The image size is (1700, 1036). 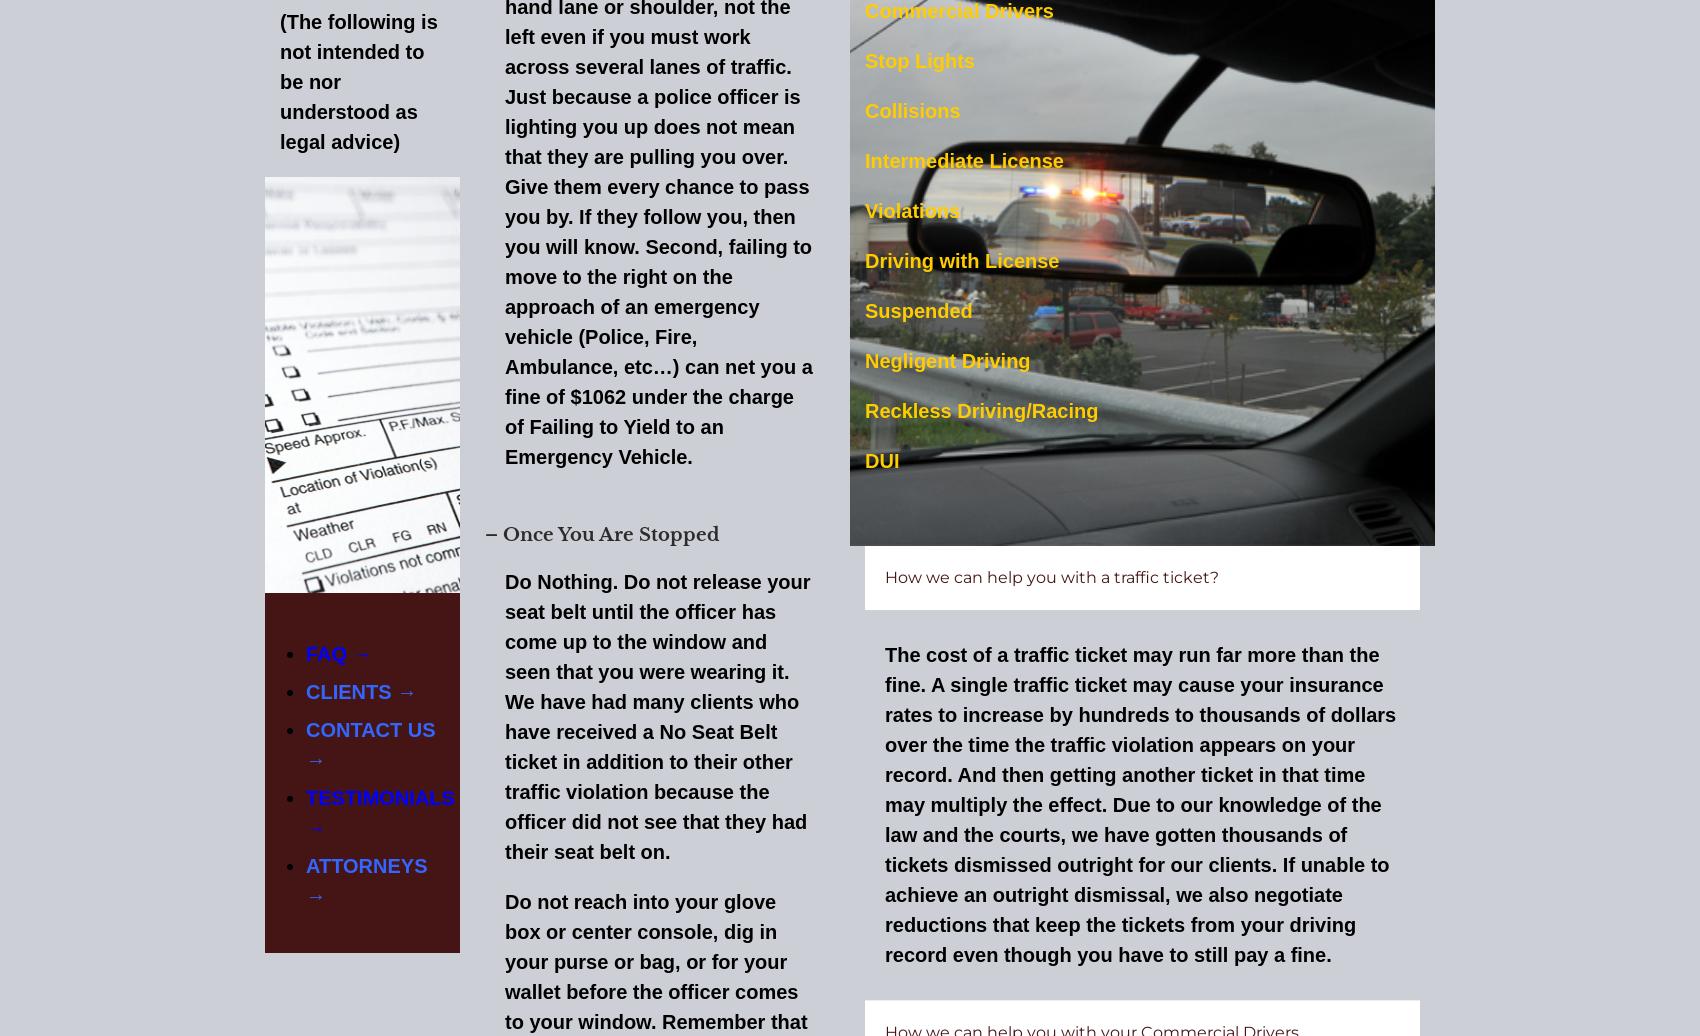 What do you see at coordinates (864, 209) in the screenshot?
I see `'Violations'` at bounding box center [864, 209].